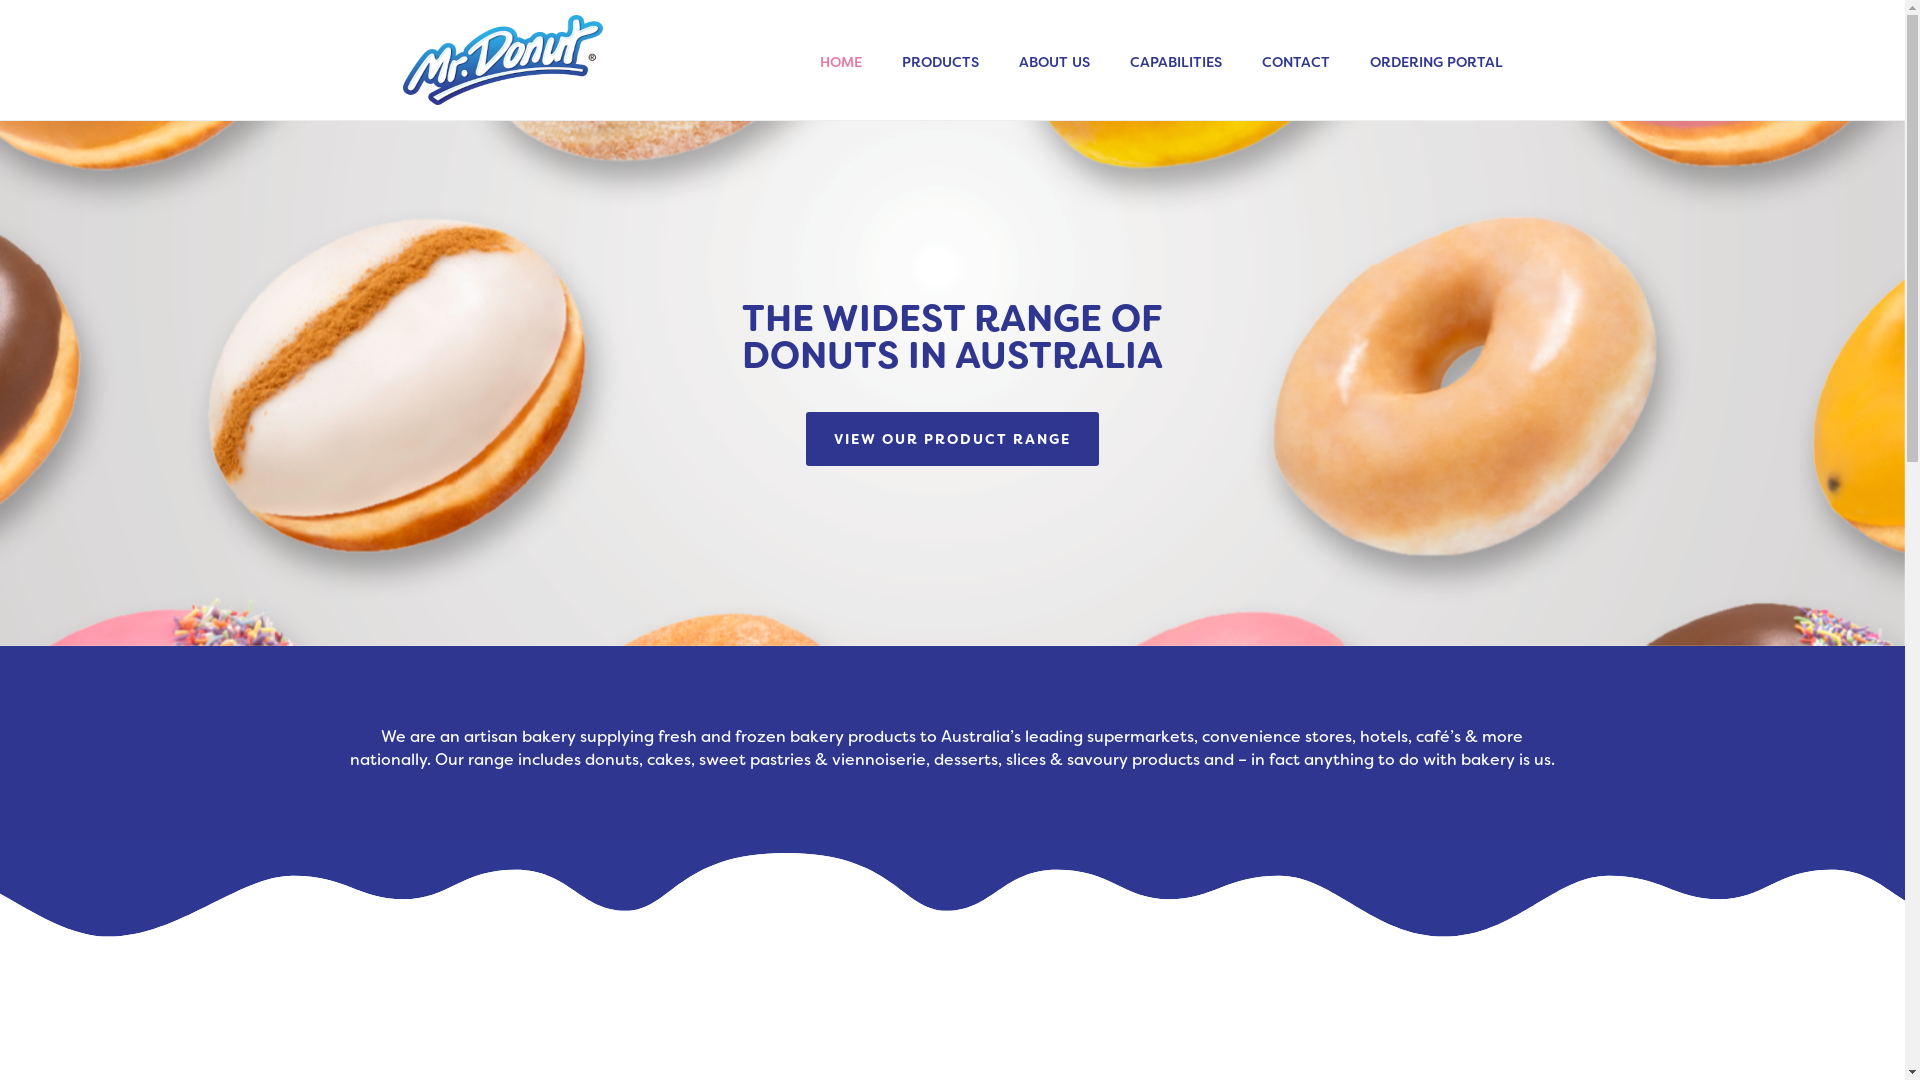 This screenshot has width=1920, height=1080. What do you see at coordinates (1052, 59) in the screenshot?
I see `'ABOUT US'` at bounding box center [1052, 59].